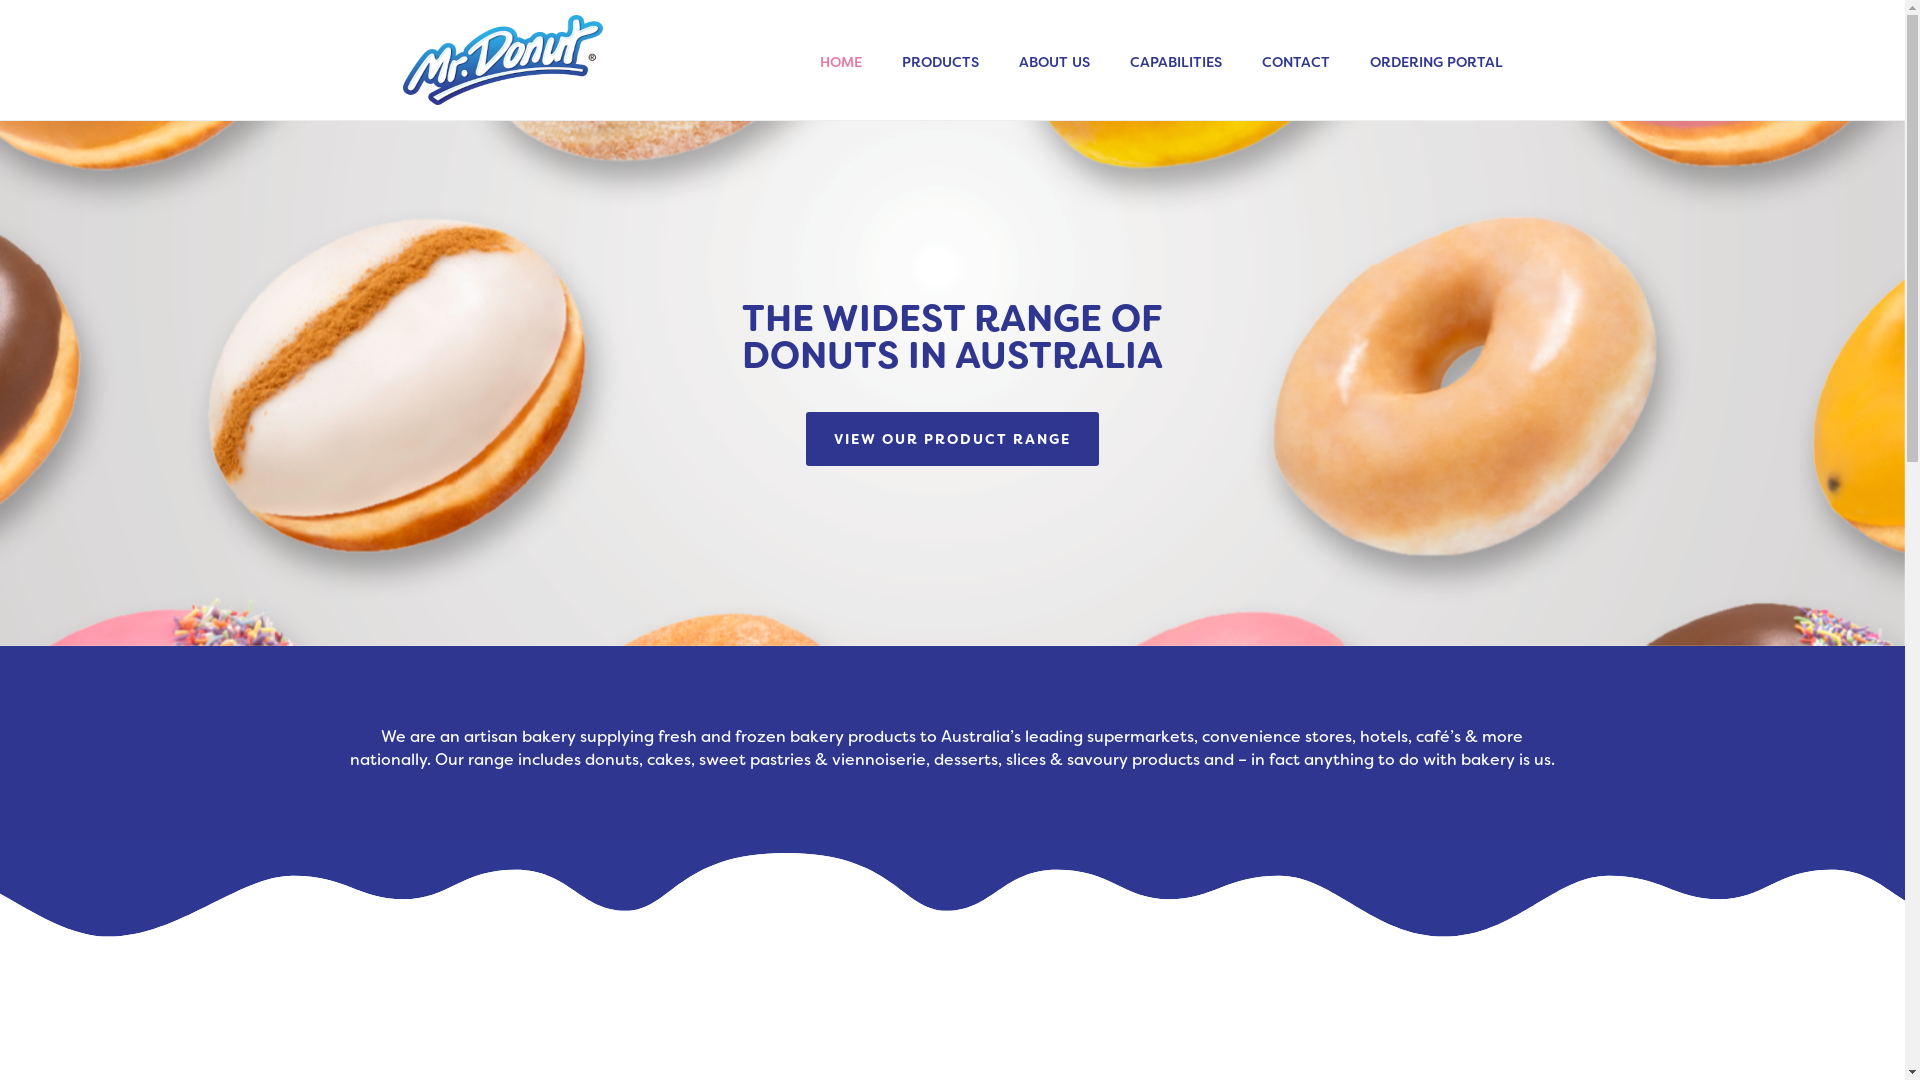 This screenshot has width=1920, height=1080. What do you see at coordinates (1052, 59) in the screenshot?
I see `'ABOUT US'` at bounding box center [1052, 59].